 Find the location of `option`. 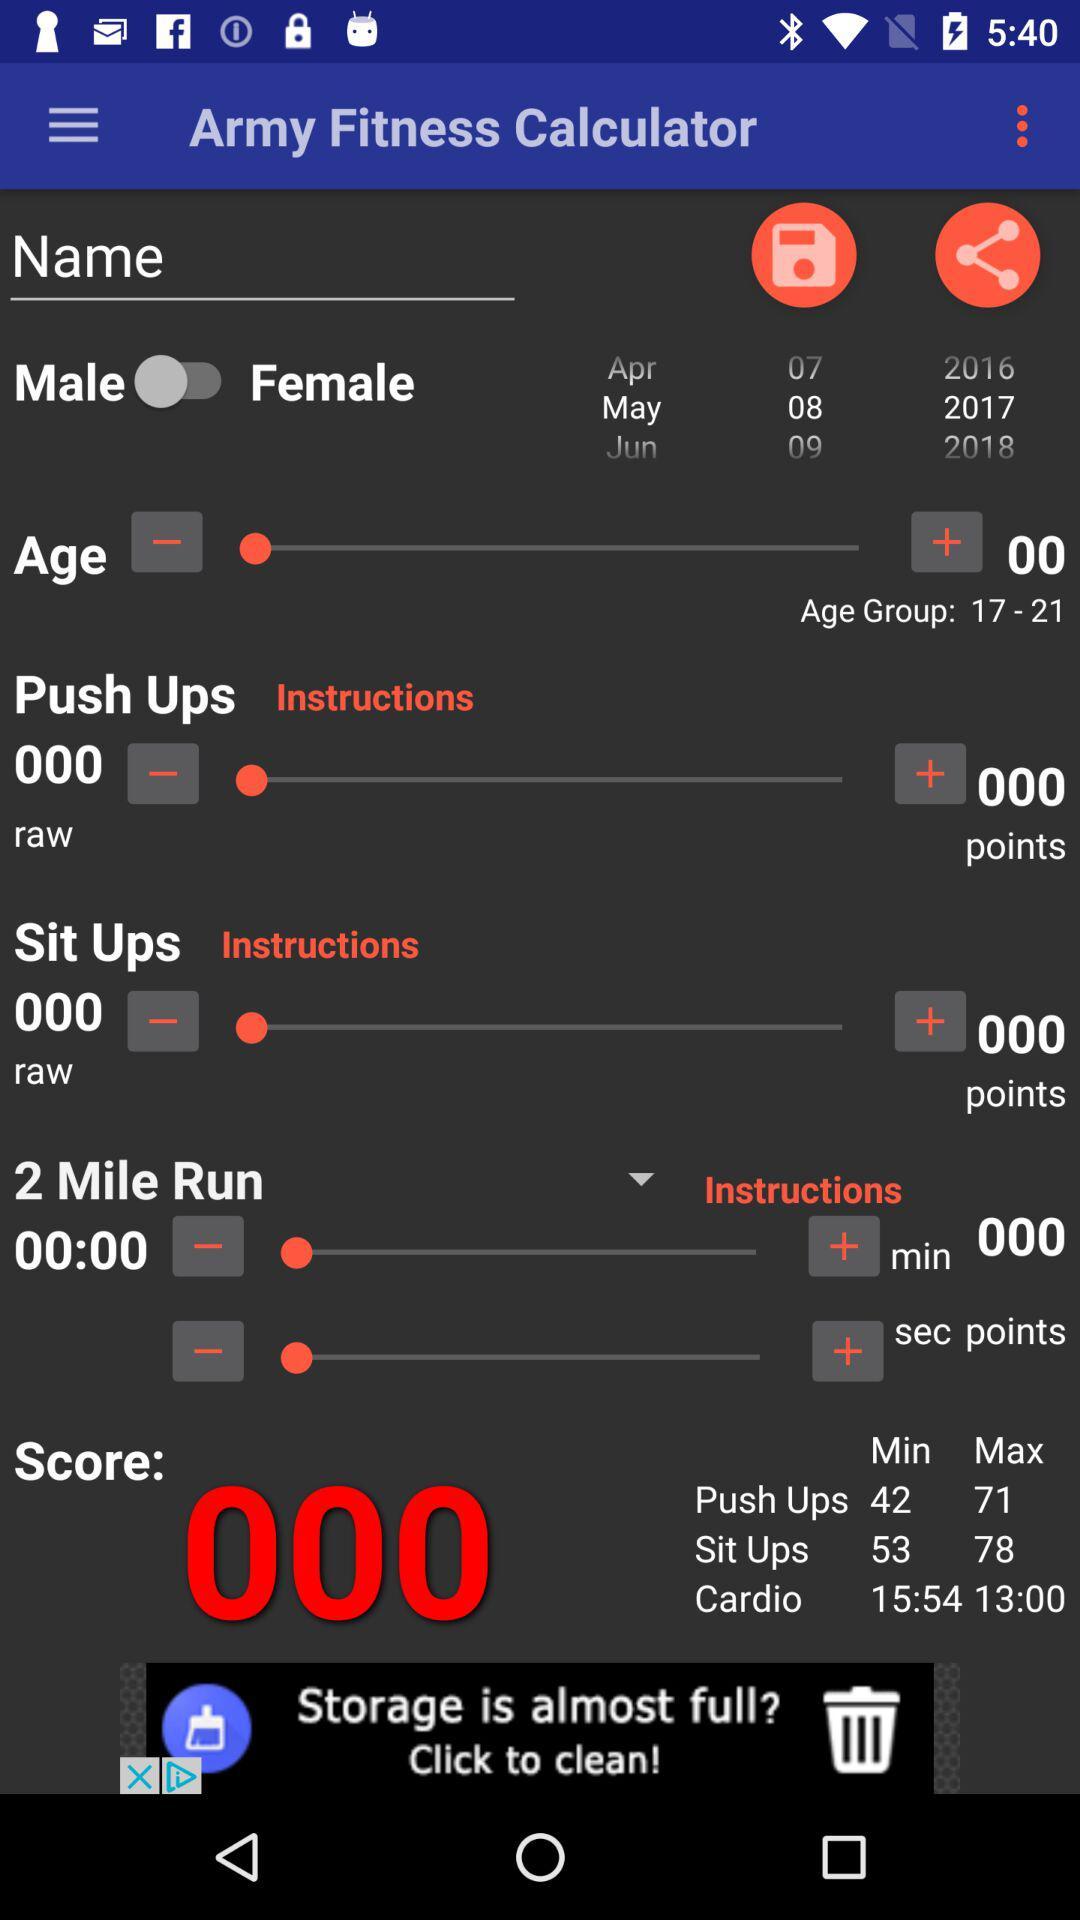

option is located at coordinates (187, 380).